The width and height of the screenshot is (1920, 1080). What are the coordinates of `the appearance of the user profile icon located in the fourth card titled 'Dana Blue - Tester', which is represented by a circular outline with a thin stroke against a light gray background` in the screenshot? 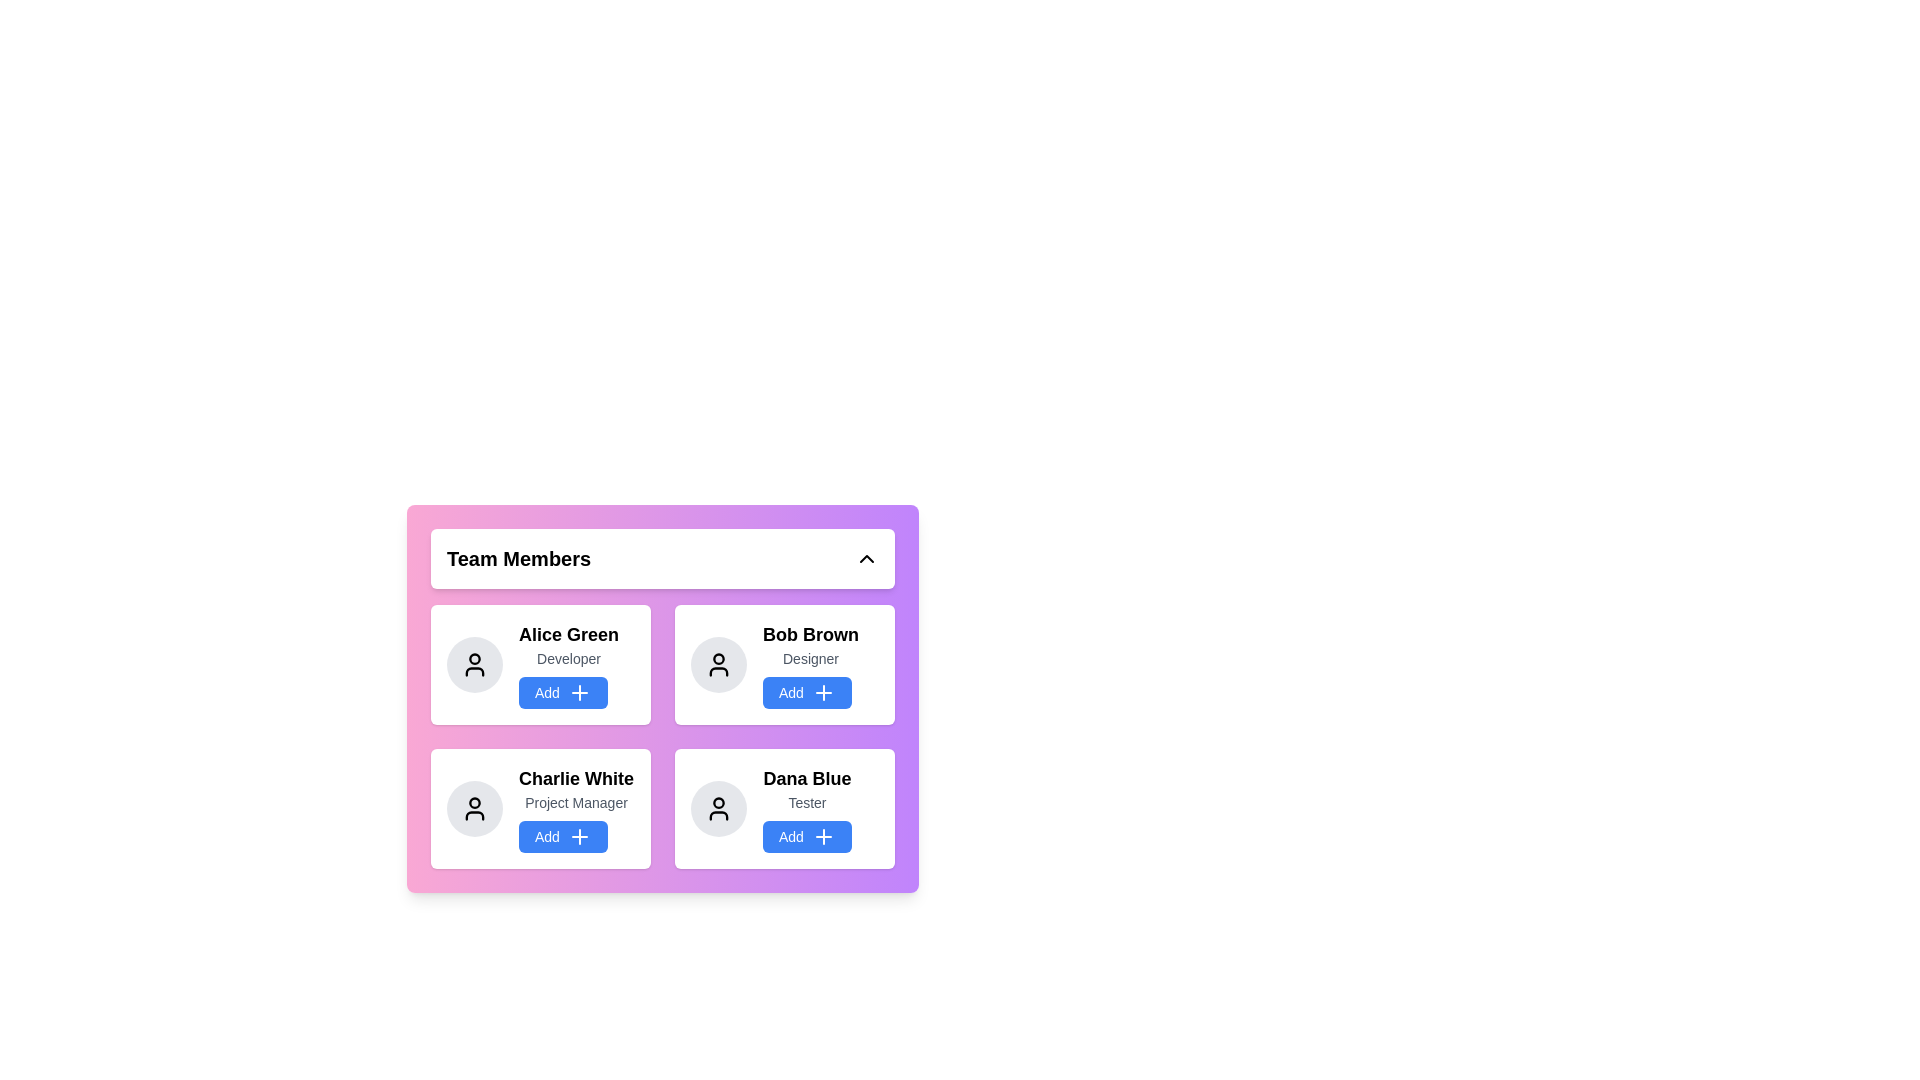 It's located at (719, 808).